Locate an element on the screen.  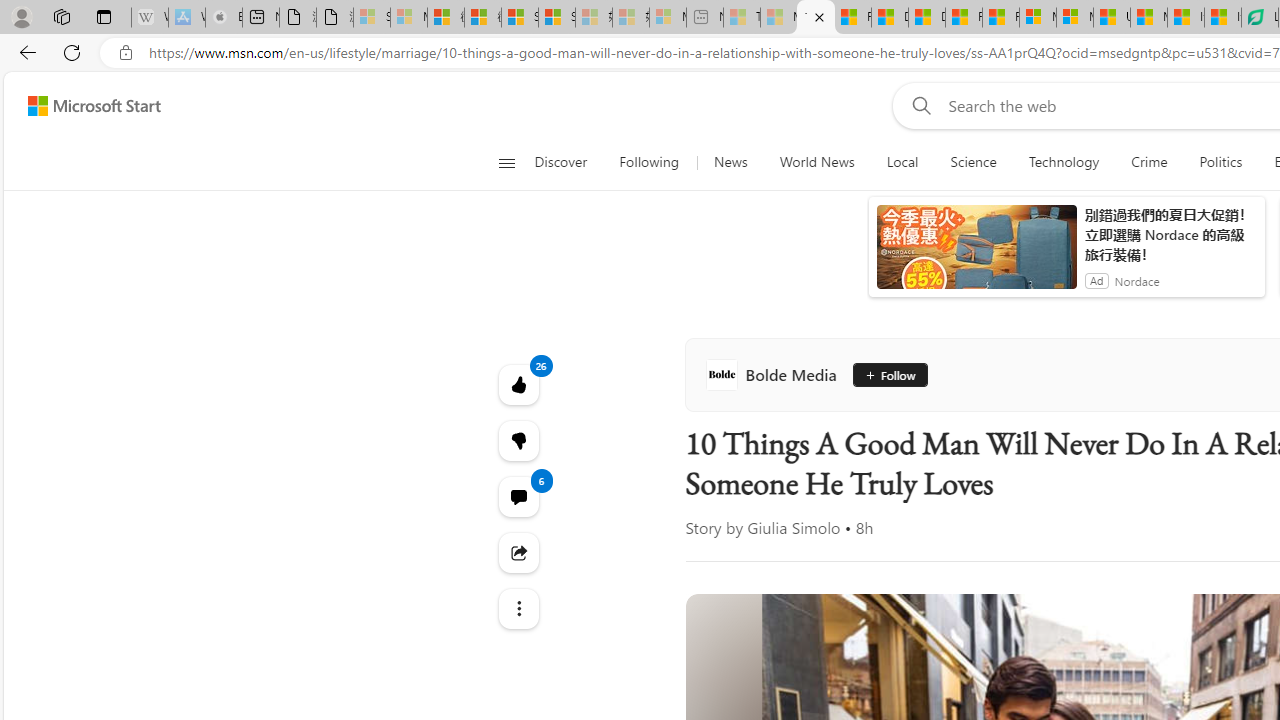
'Sign in to your Microsoft account - Sleeping' is located at coordinates (372, 17).